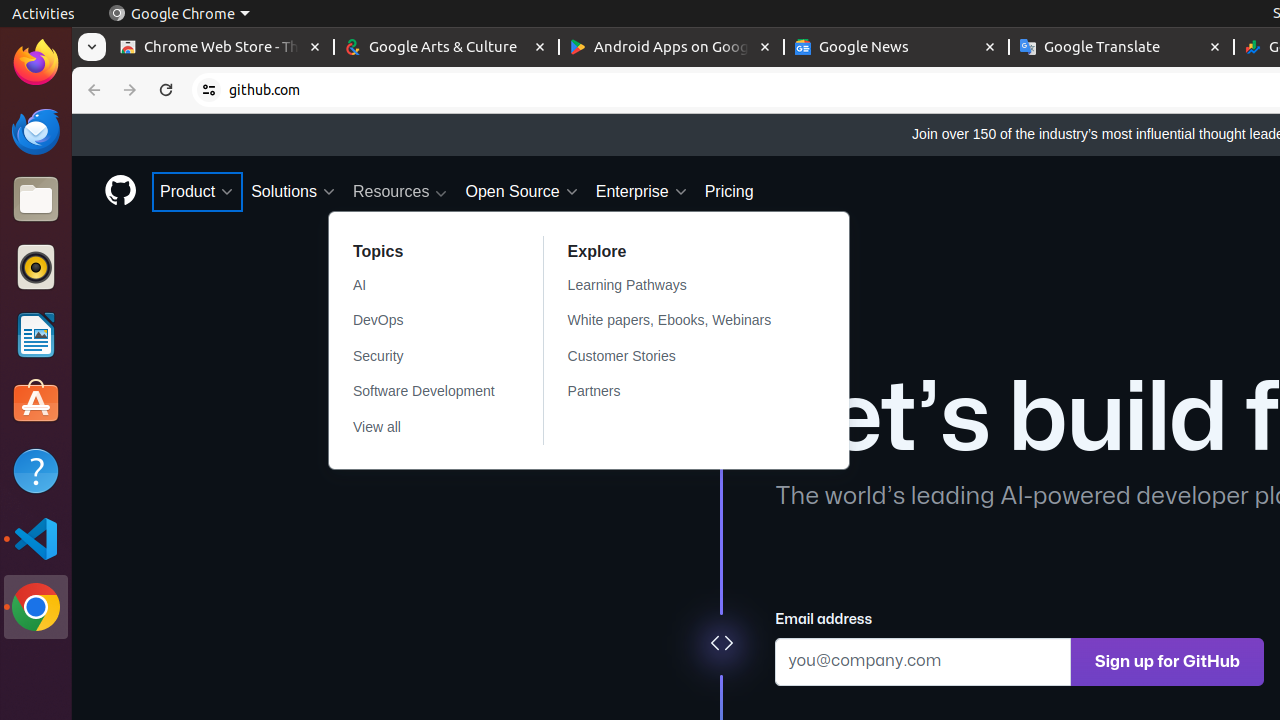 Image resolution: width=1280 pixels, height=720 pixels. Describe the element at coordinates (681, 355) in the screenshot. I see `'Customer Stories'` at that location.